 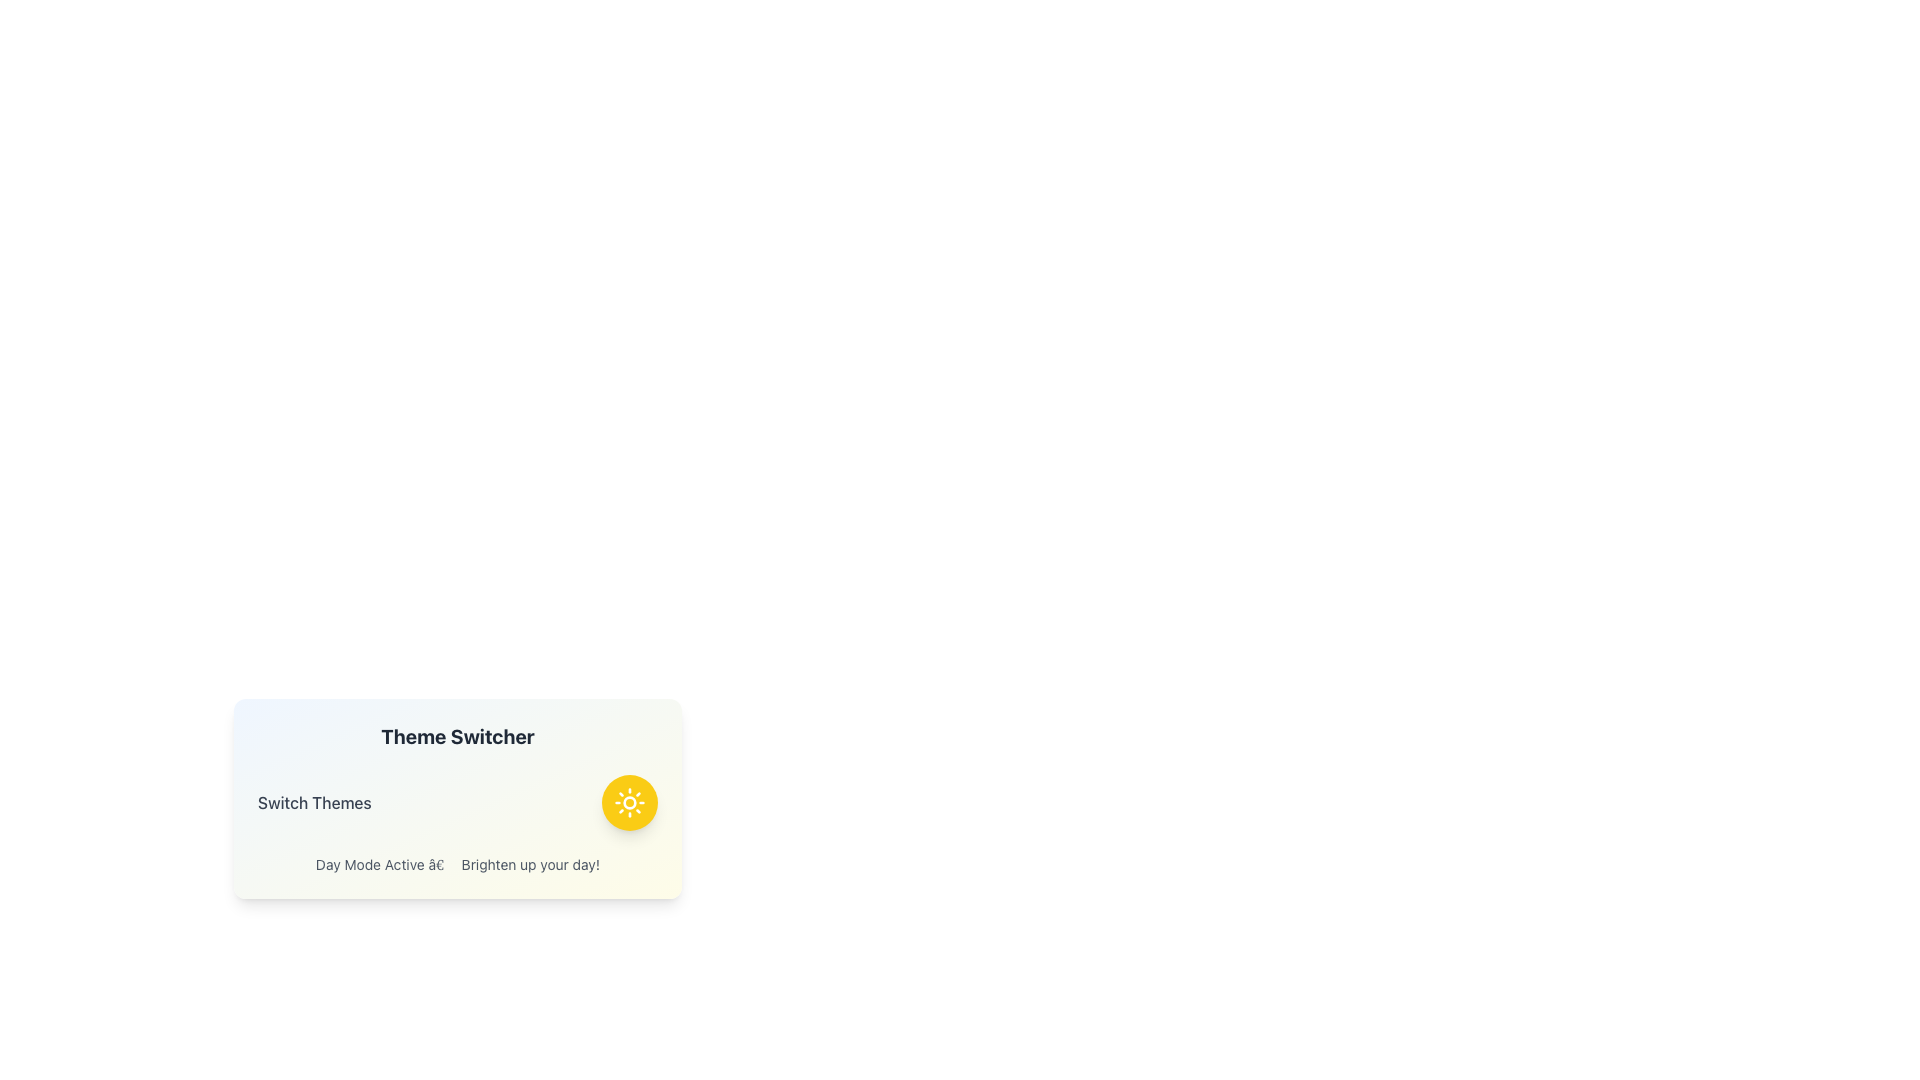 What do you see at coordinates (456, 870) in the screenshot?
I see `the 'Theme Switcher' widget, which features a title in bold, a subtitle 'Switch Themes', and a description 'Day Mode Active - Brighten up your day!' with a circular yellow button on the right` at bounding box center [456, 870].